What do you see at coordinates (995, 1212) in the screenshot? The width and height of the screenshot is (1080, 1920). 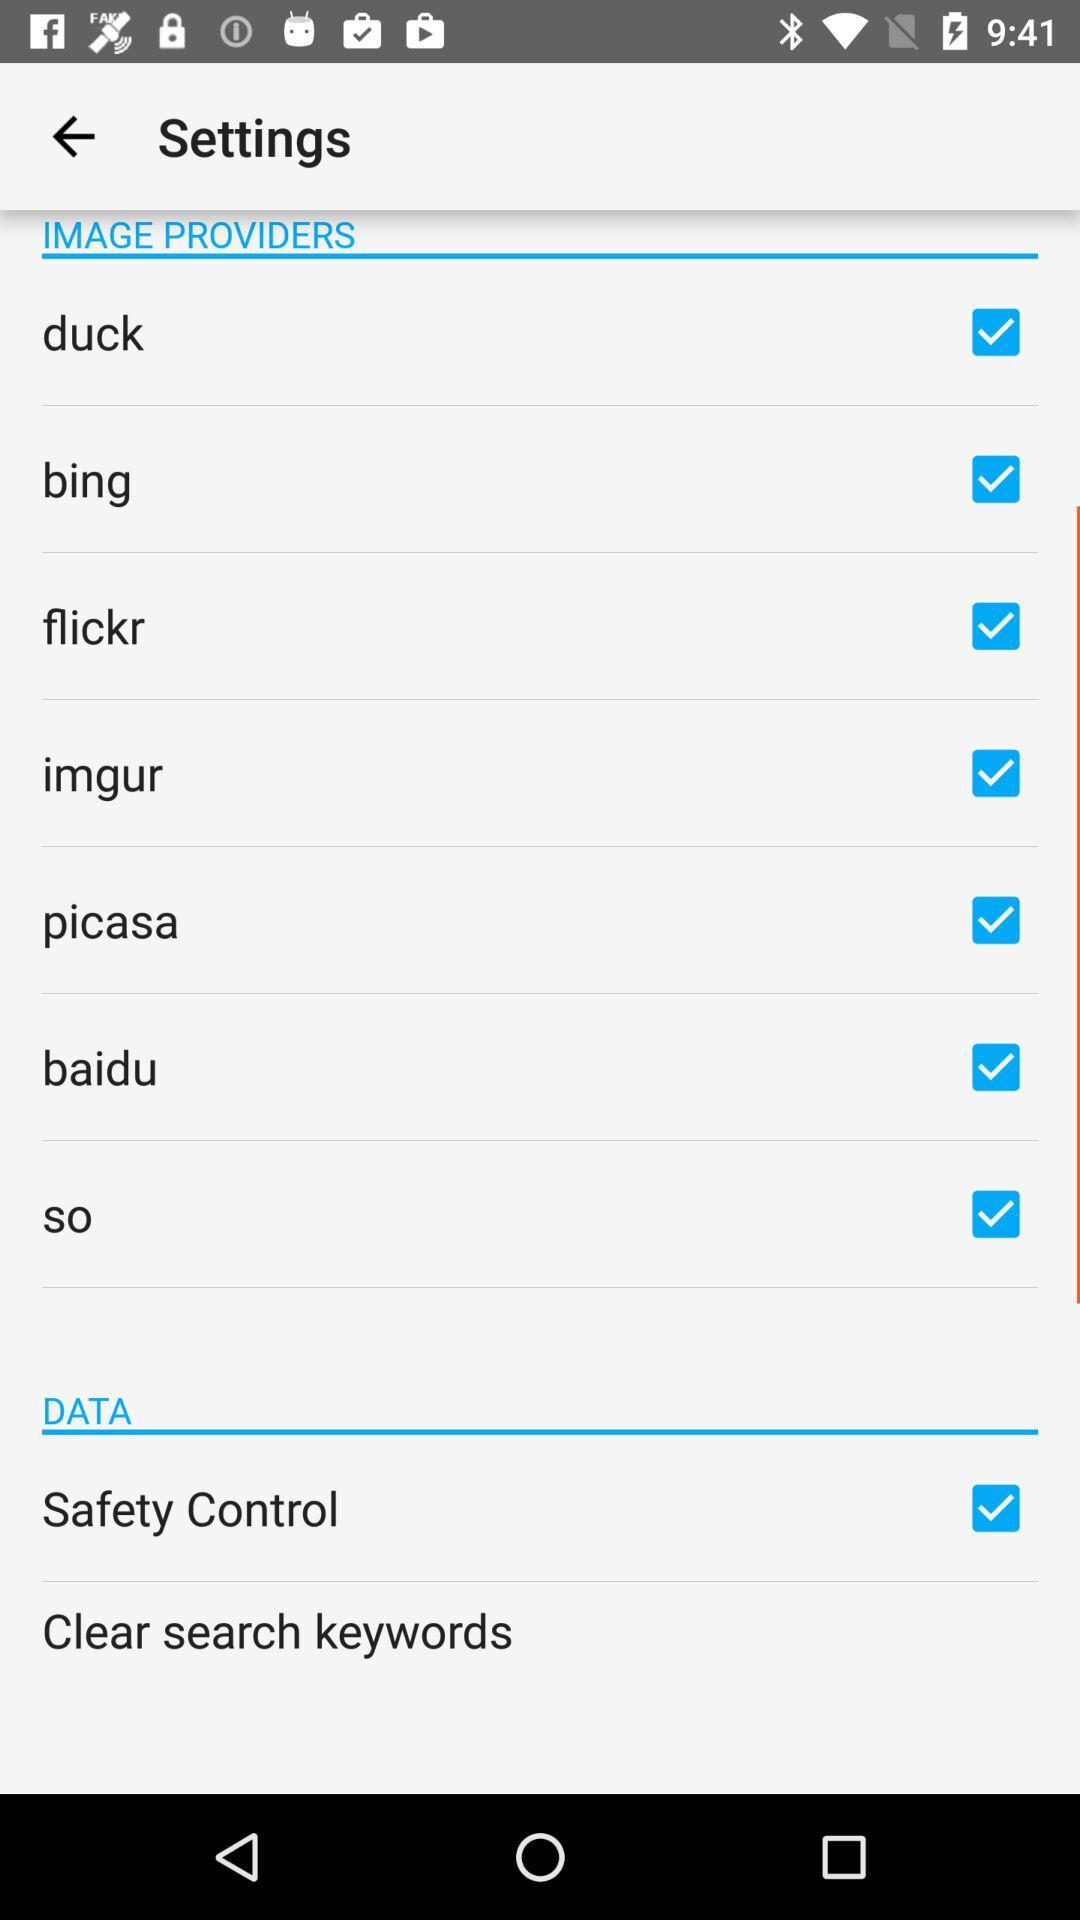 I see `so` at bounding box center [995, 1212].